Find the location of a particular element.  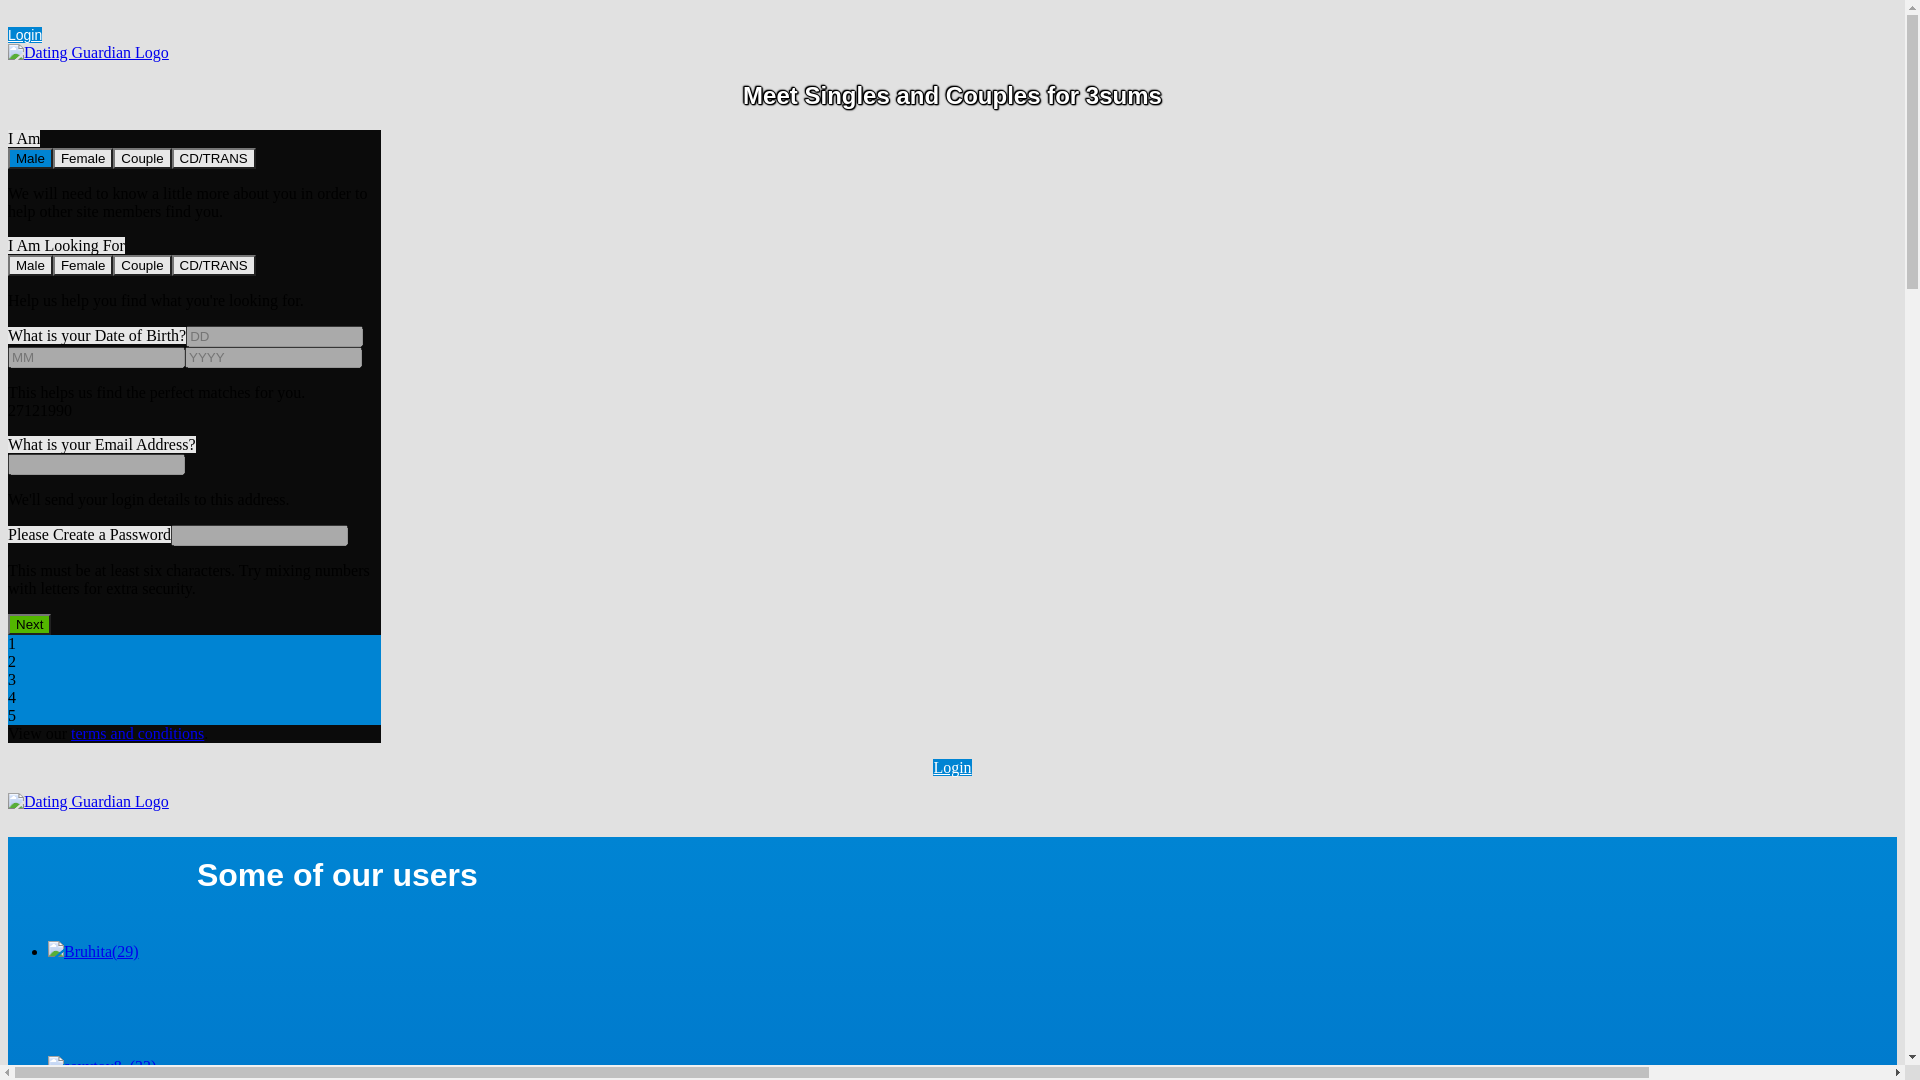

'Female' is located at coordinates (81, 157).